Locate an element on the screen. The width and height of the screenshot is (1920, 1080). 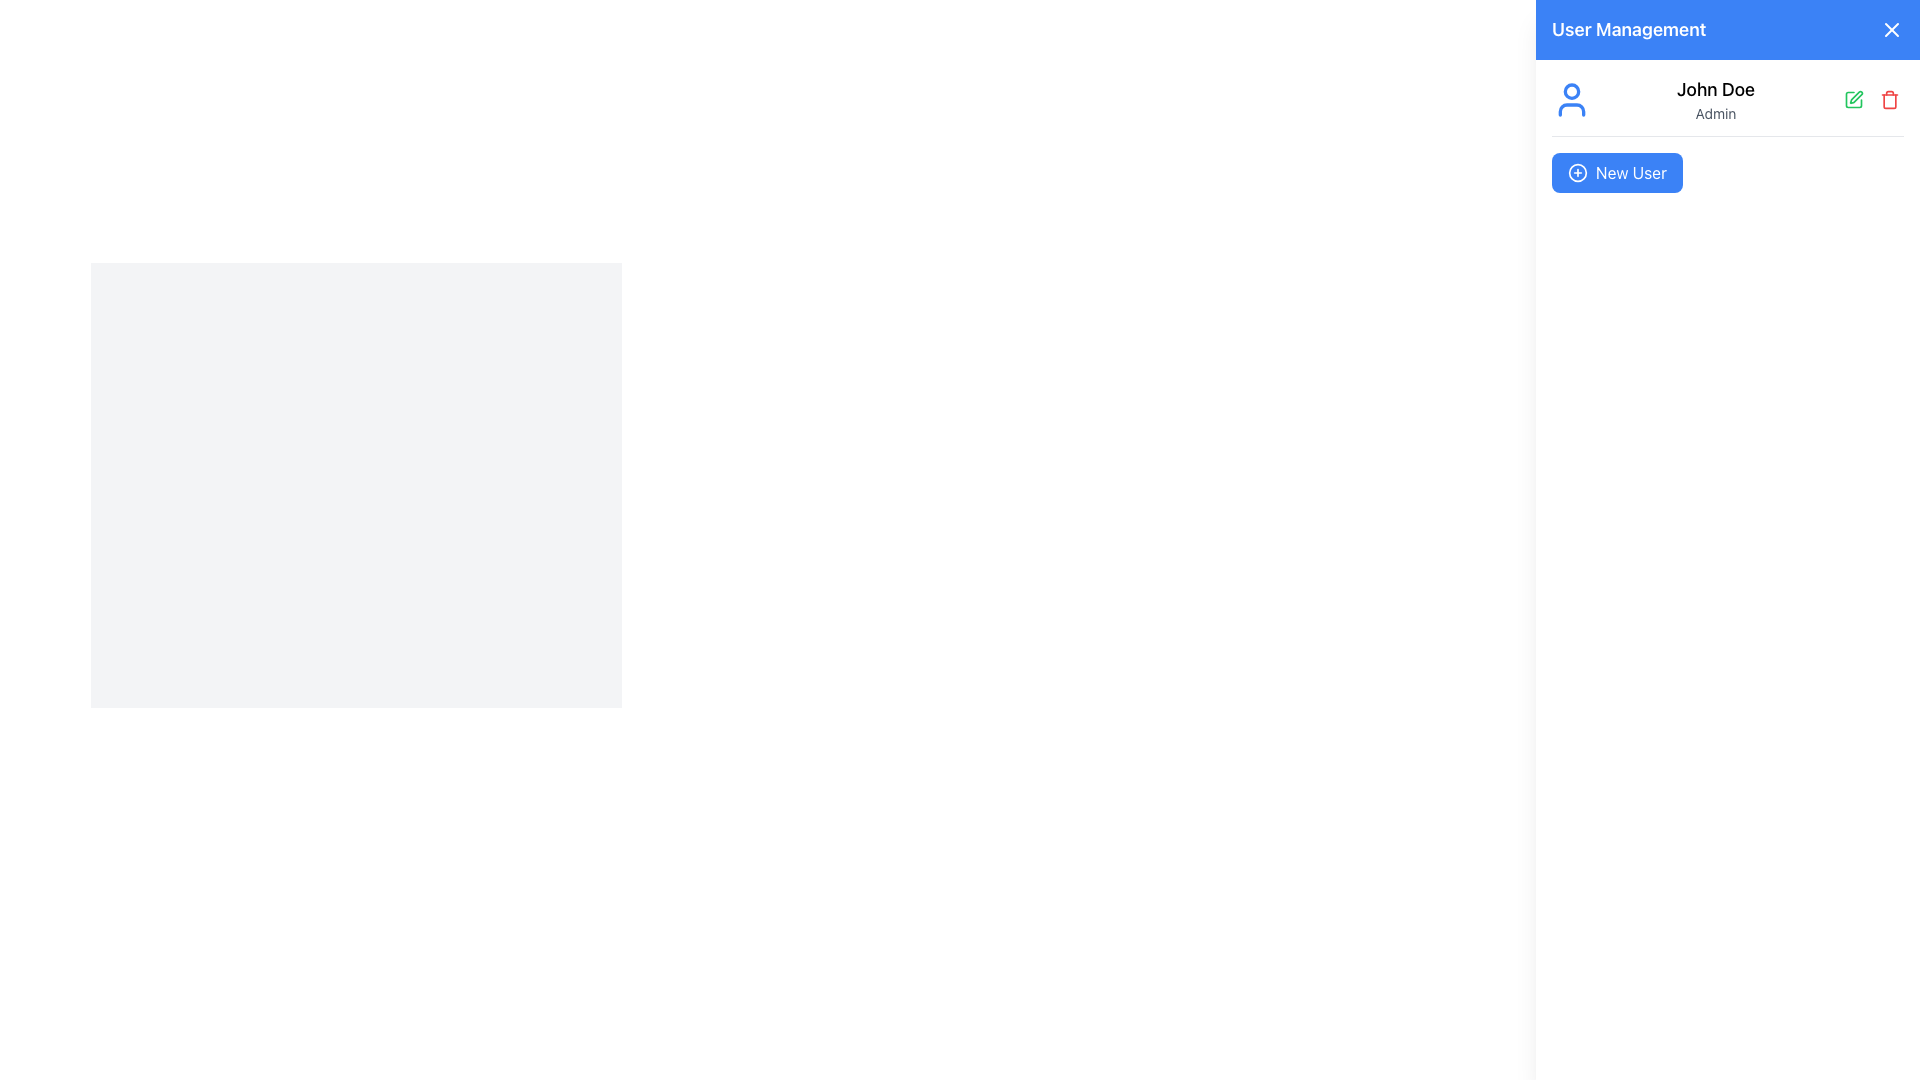
the 'New User' button, which displays white text on a blue background, located in the lower section of the 'User Management' panel is located at coordinates (1631, 172).